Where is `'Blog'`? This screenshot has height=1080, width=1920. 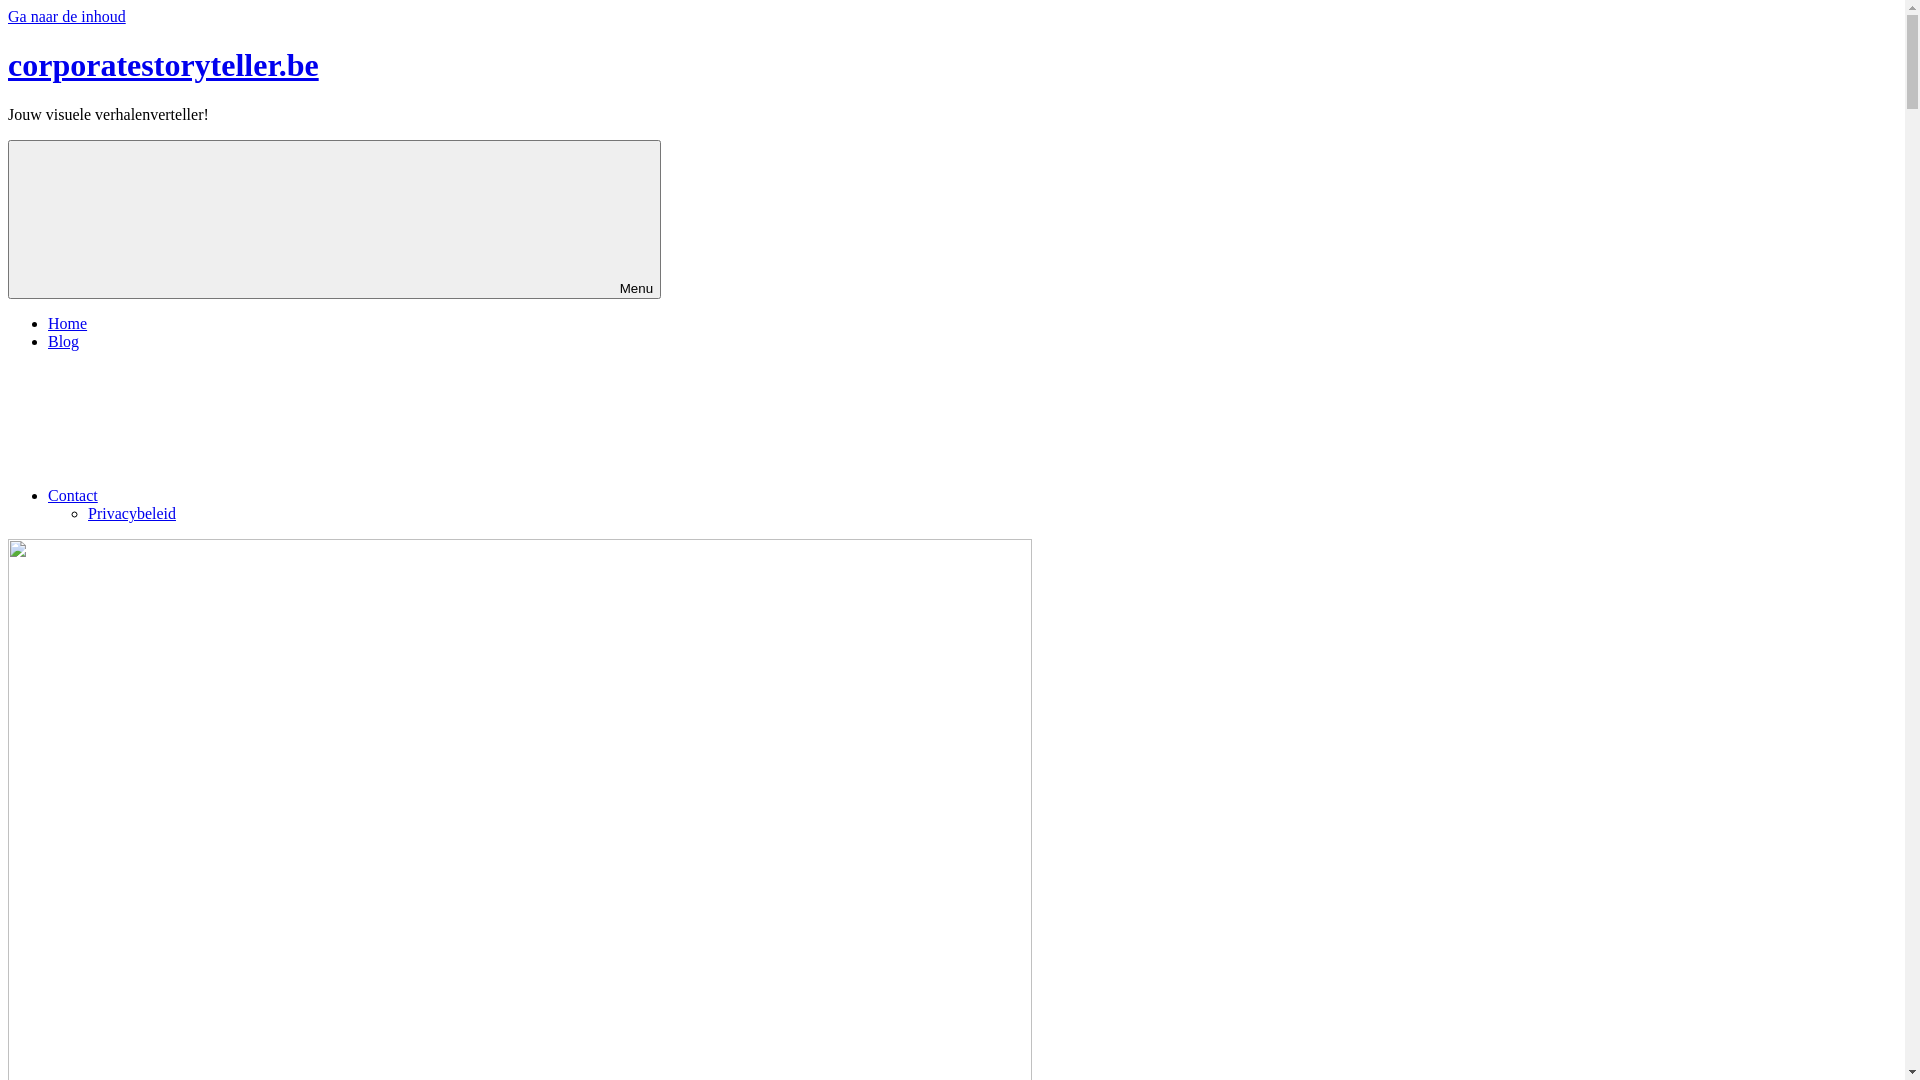
'Blog' is located at coordinates (63, 340).